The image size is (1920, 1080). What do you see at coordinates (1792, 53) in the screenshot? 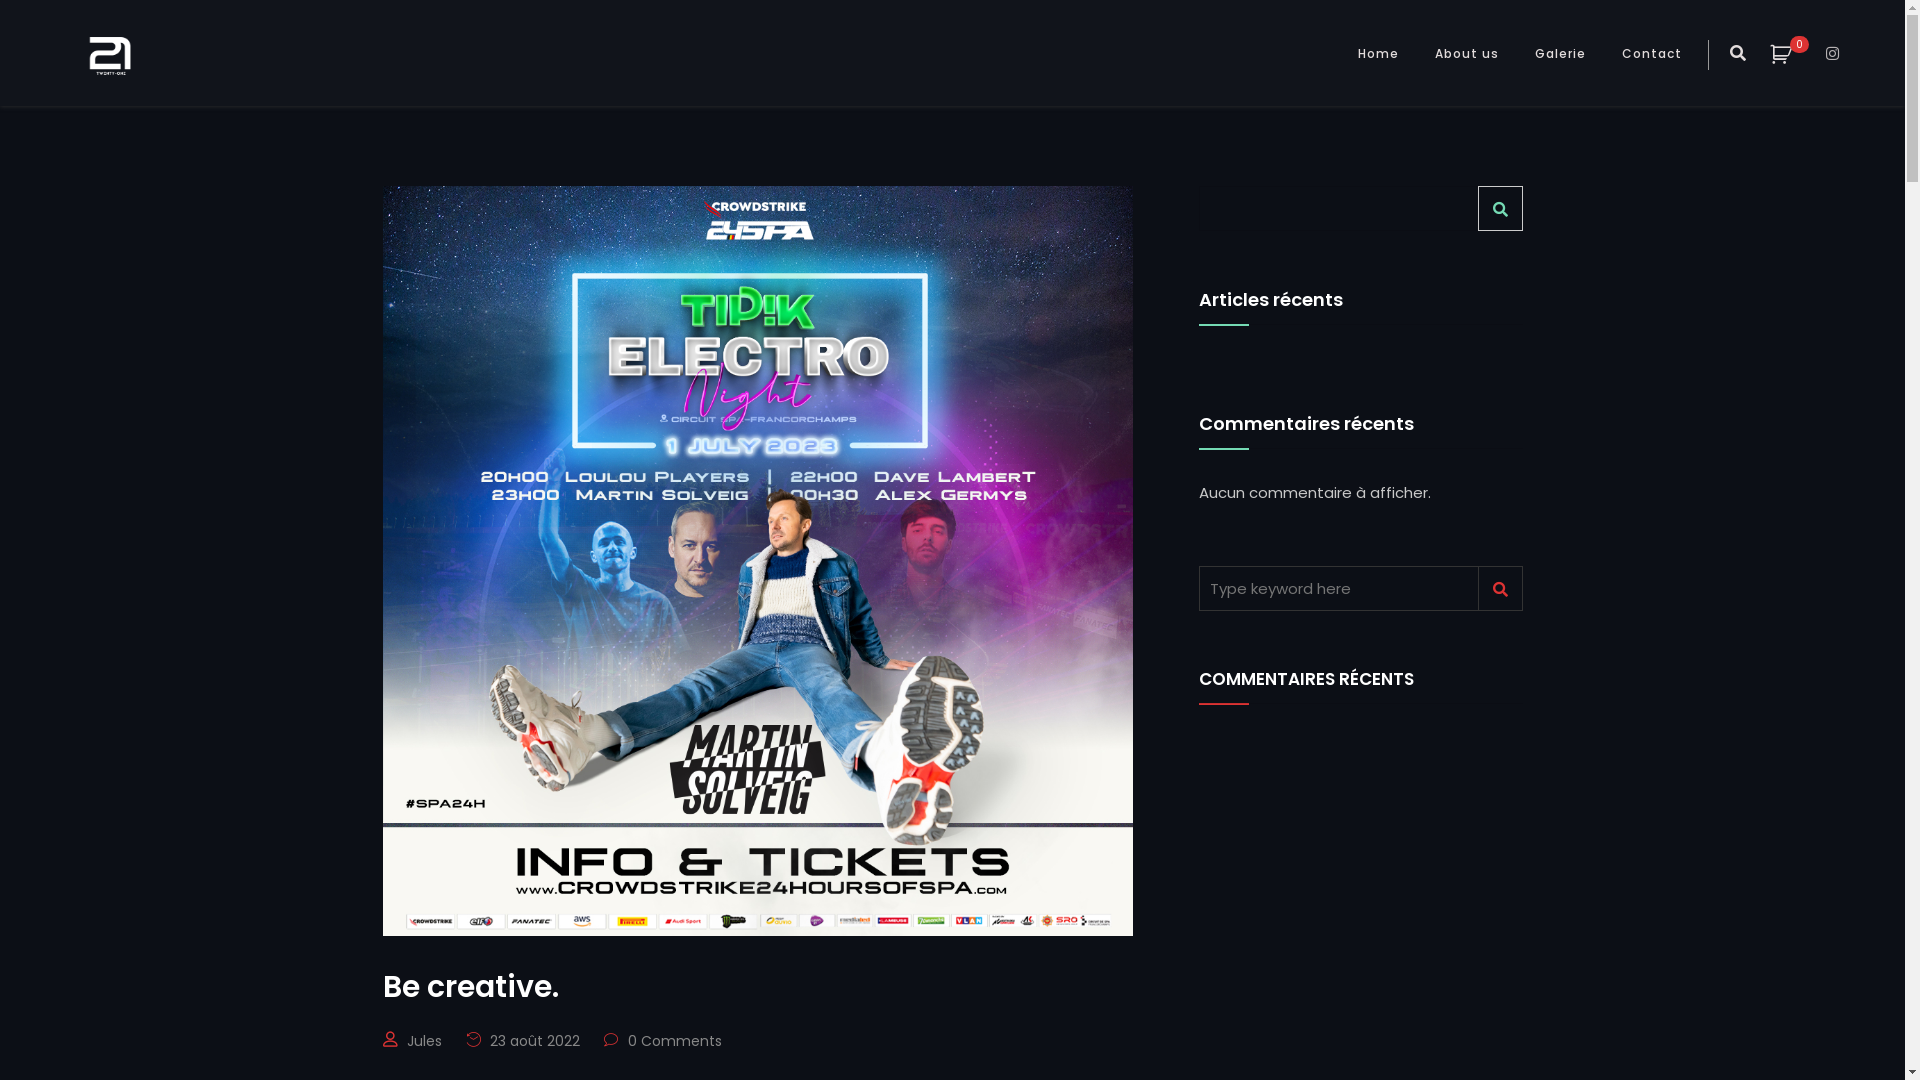
I see `'0'` at bounding box center [1792, 53].